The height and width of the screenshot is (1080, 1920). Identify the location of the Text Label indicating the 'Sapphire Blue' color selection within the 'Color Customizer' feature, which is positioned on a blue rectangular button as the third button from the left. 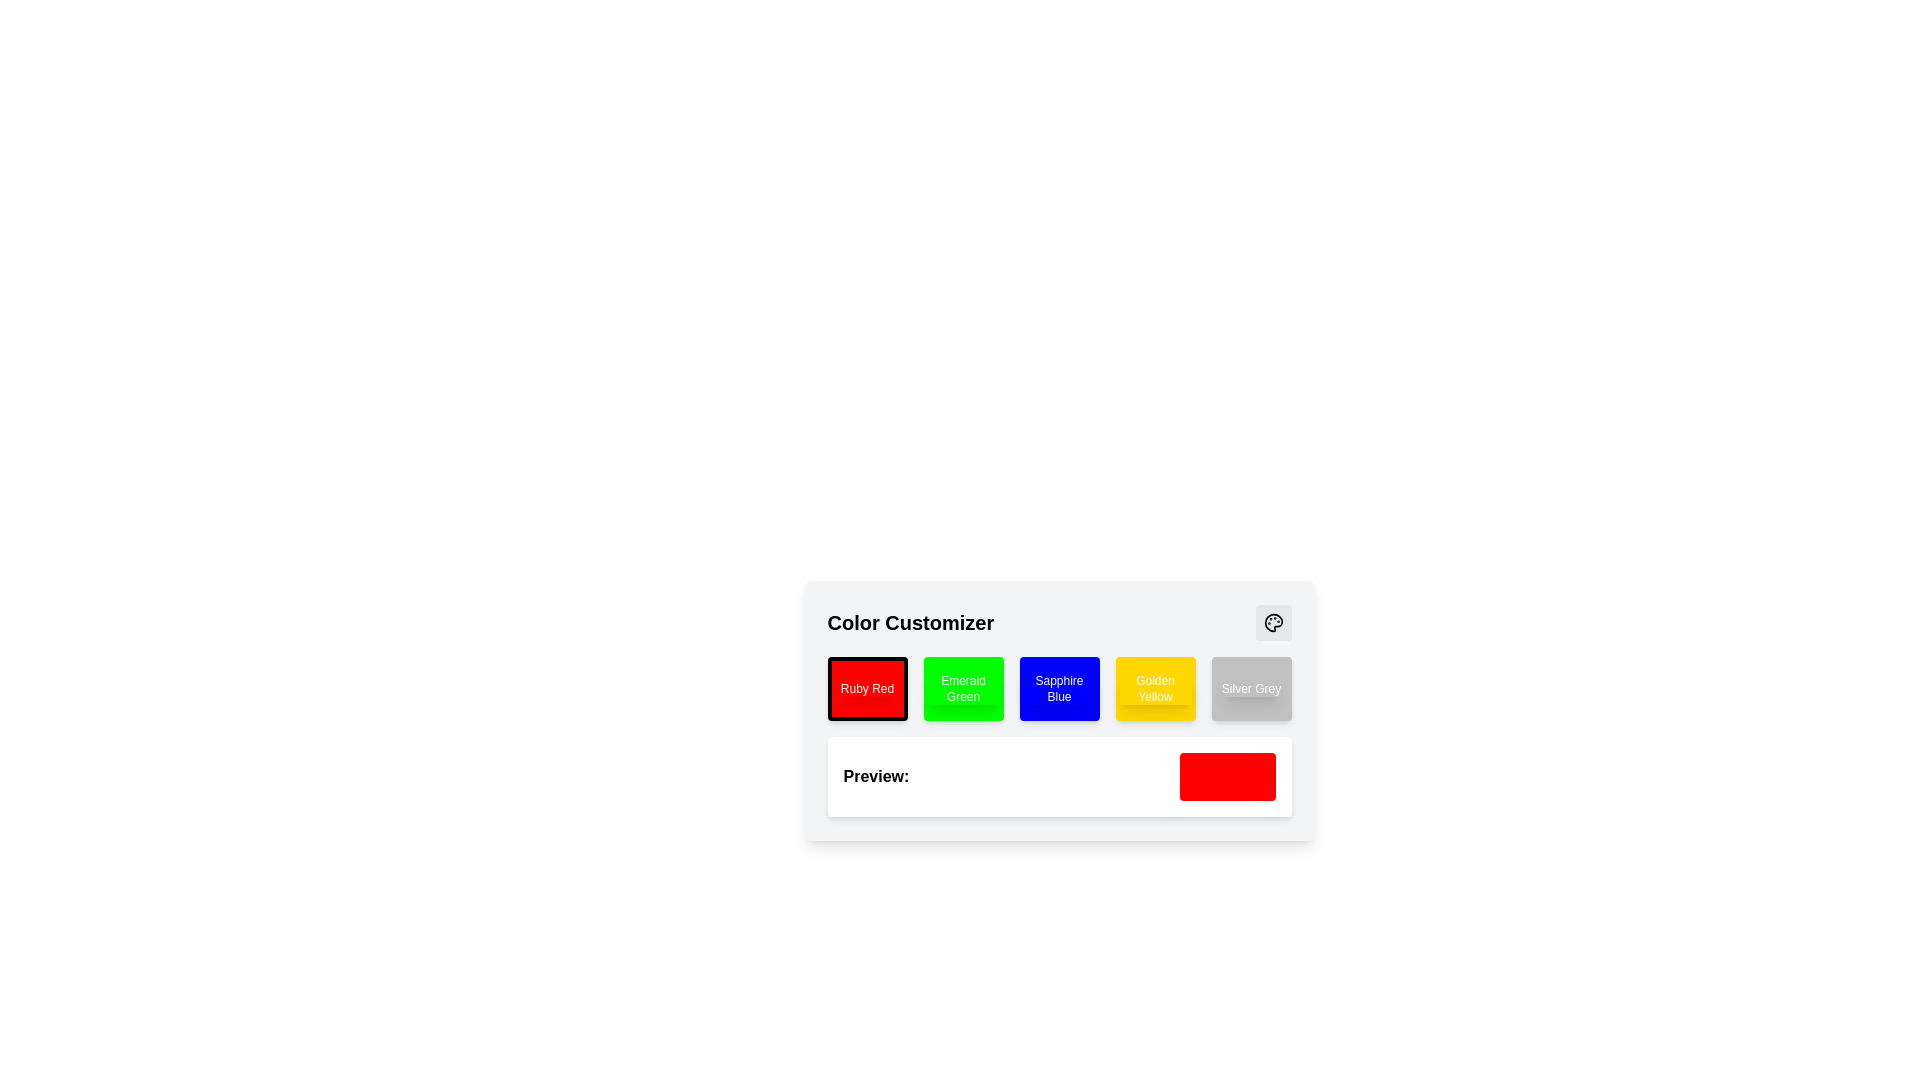
(1058, 688).